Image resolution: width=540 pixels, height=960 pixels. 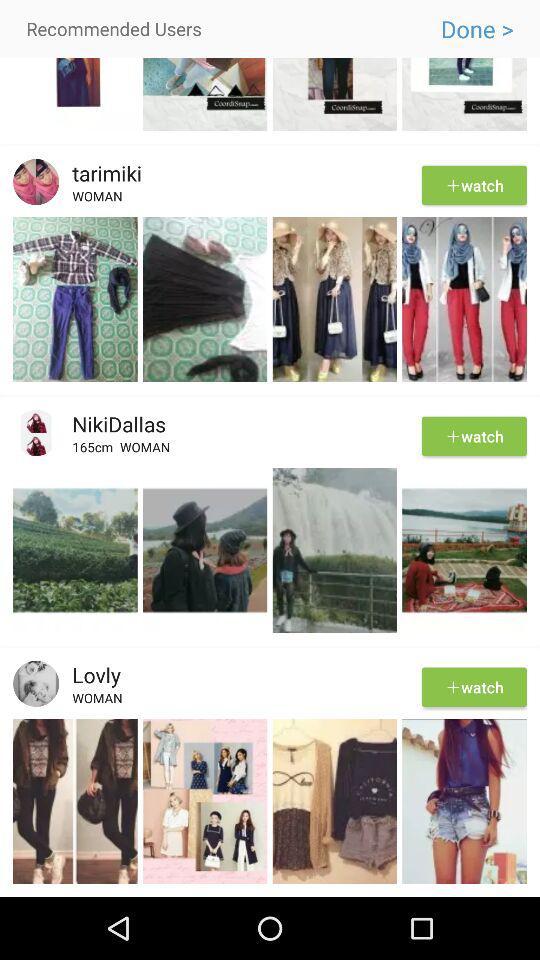 What do you see at coordinates (89, 674) in the screenshot?
I see `lovly app` at bounding box center [89, 674].